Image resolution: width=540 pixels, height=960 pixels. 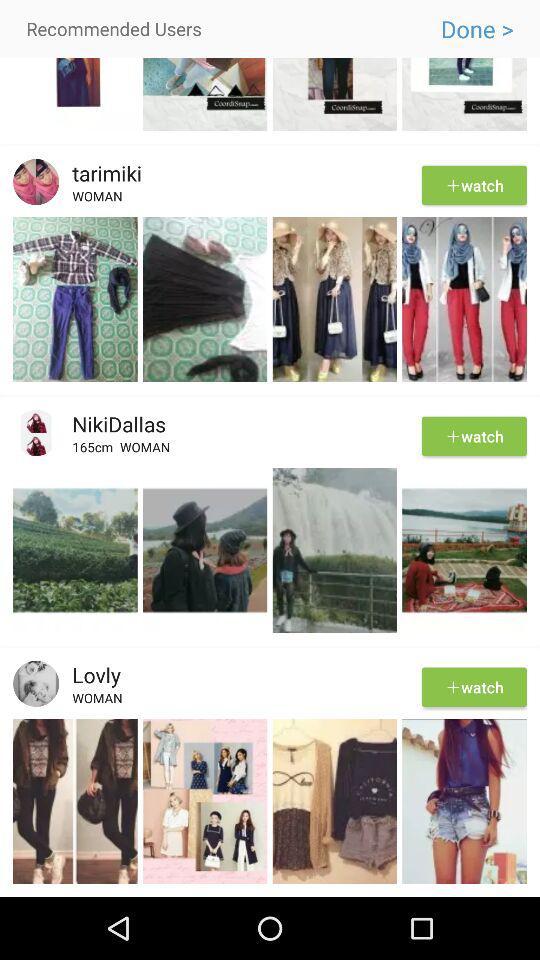 What do you see at coordinates (89, 674) in the screenshot?
I see `lovly app` at bounding box center [89, 674].